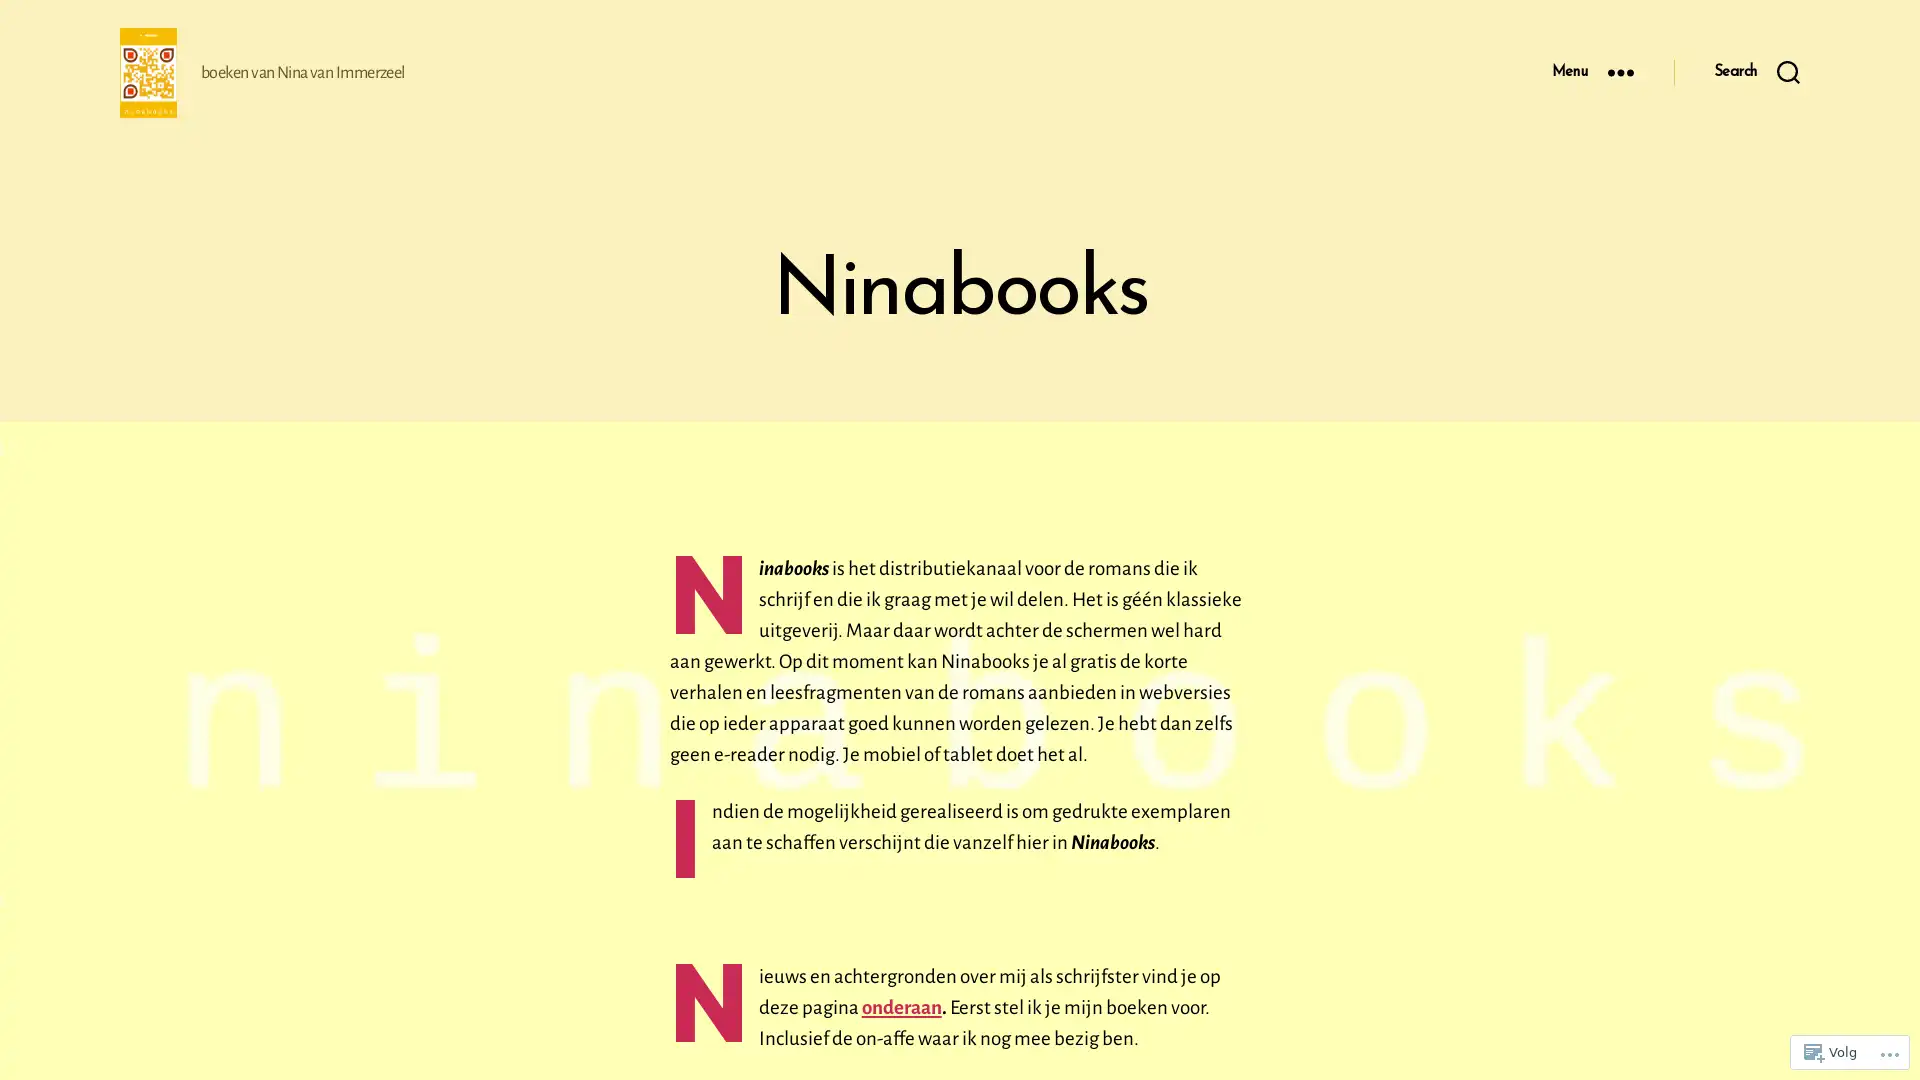  I want to click on Search, so click(1755, 71).